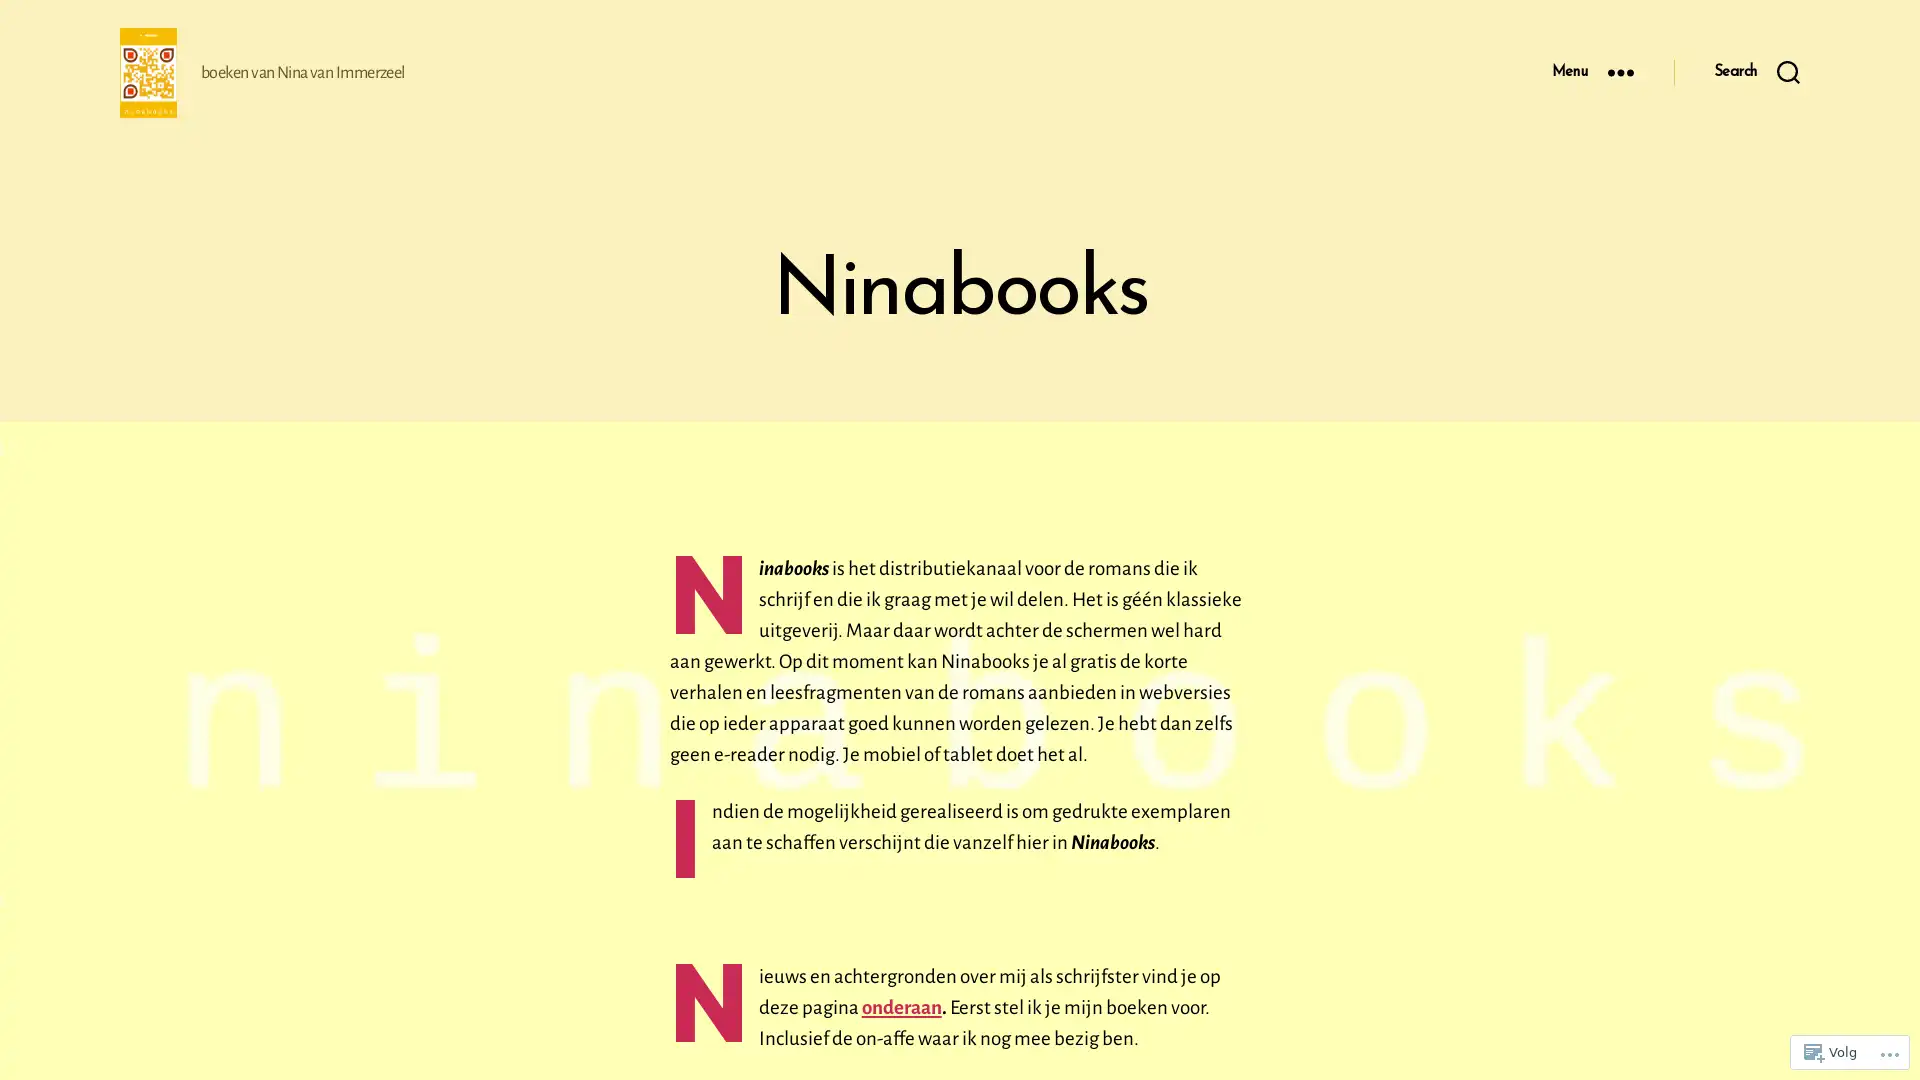  I want to click on Search, so click(1755, 71).